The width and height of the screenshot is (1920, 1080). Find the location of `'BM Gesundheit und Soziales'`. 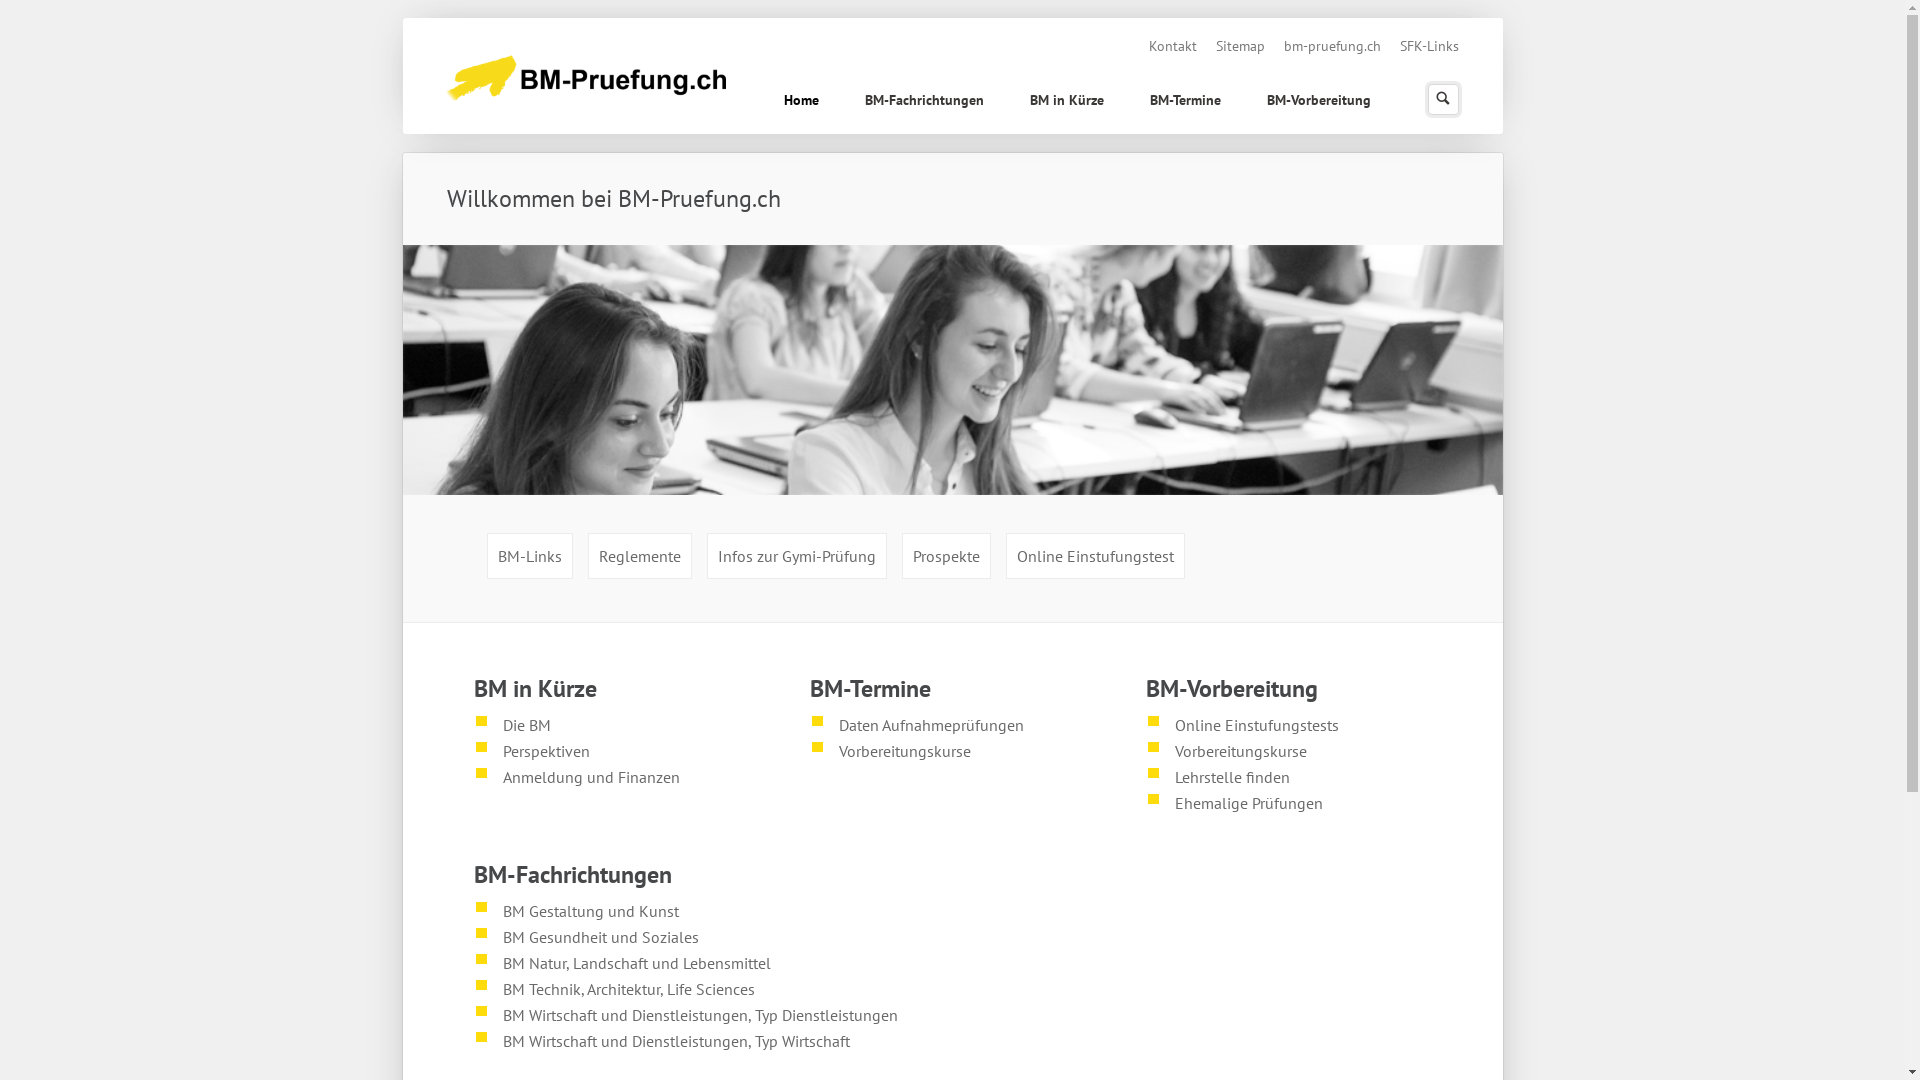

'BM Gesundheit und Soziales' is located at coordinates (503, 937).